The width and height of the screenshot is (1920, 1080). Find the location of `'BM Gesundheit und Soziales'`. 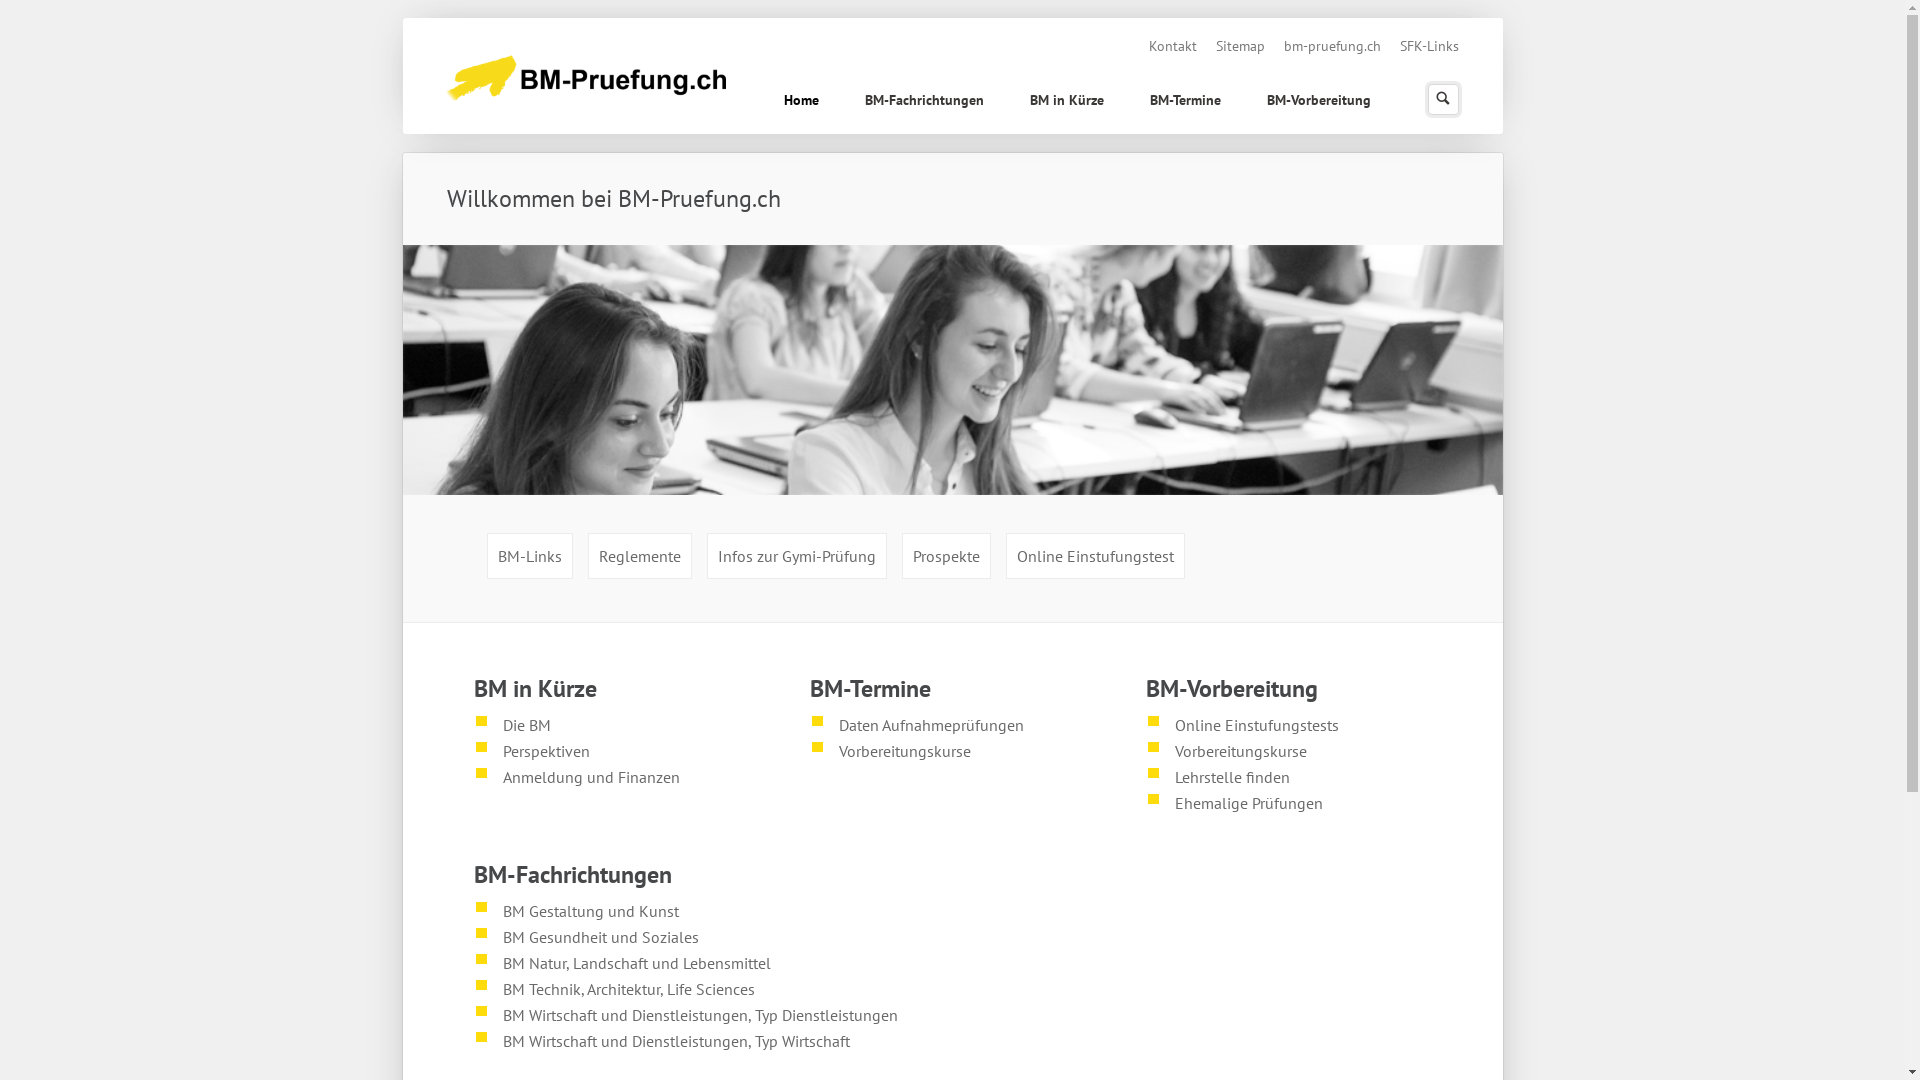

'BM Gesundheit und Soziales' is located at coordinates (503, 937).